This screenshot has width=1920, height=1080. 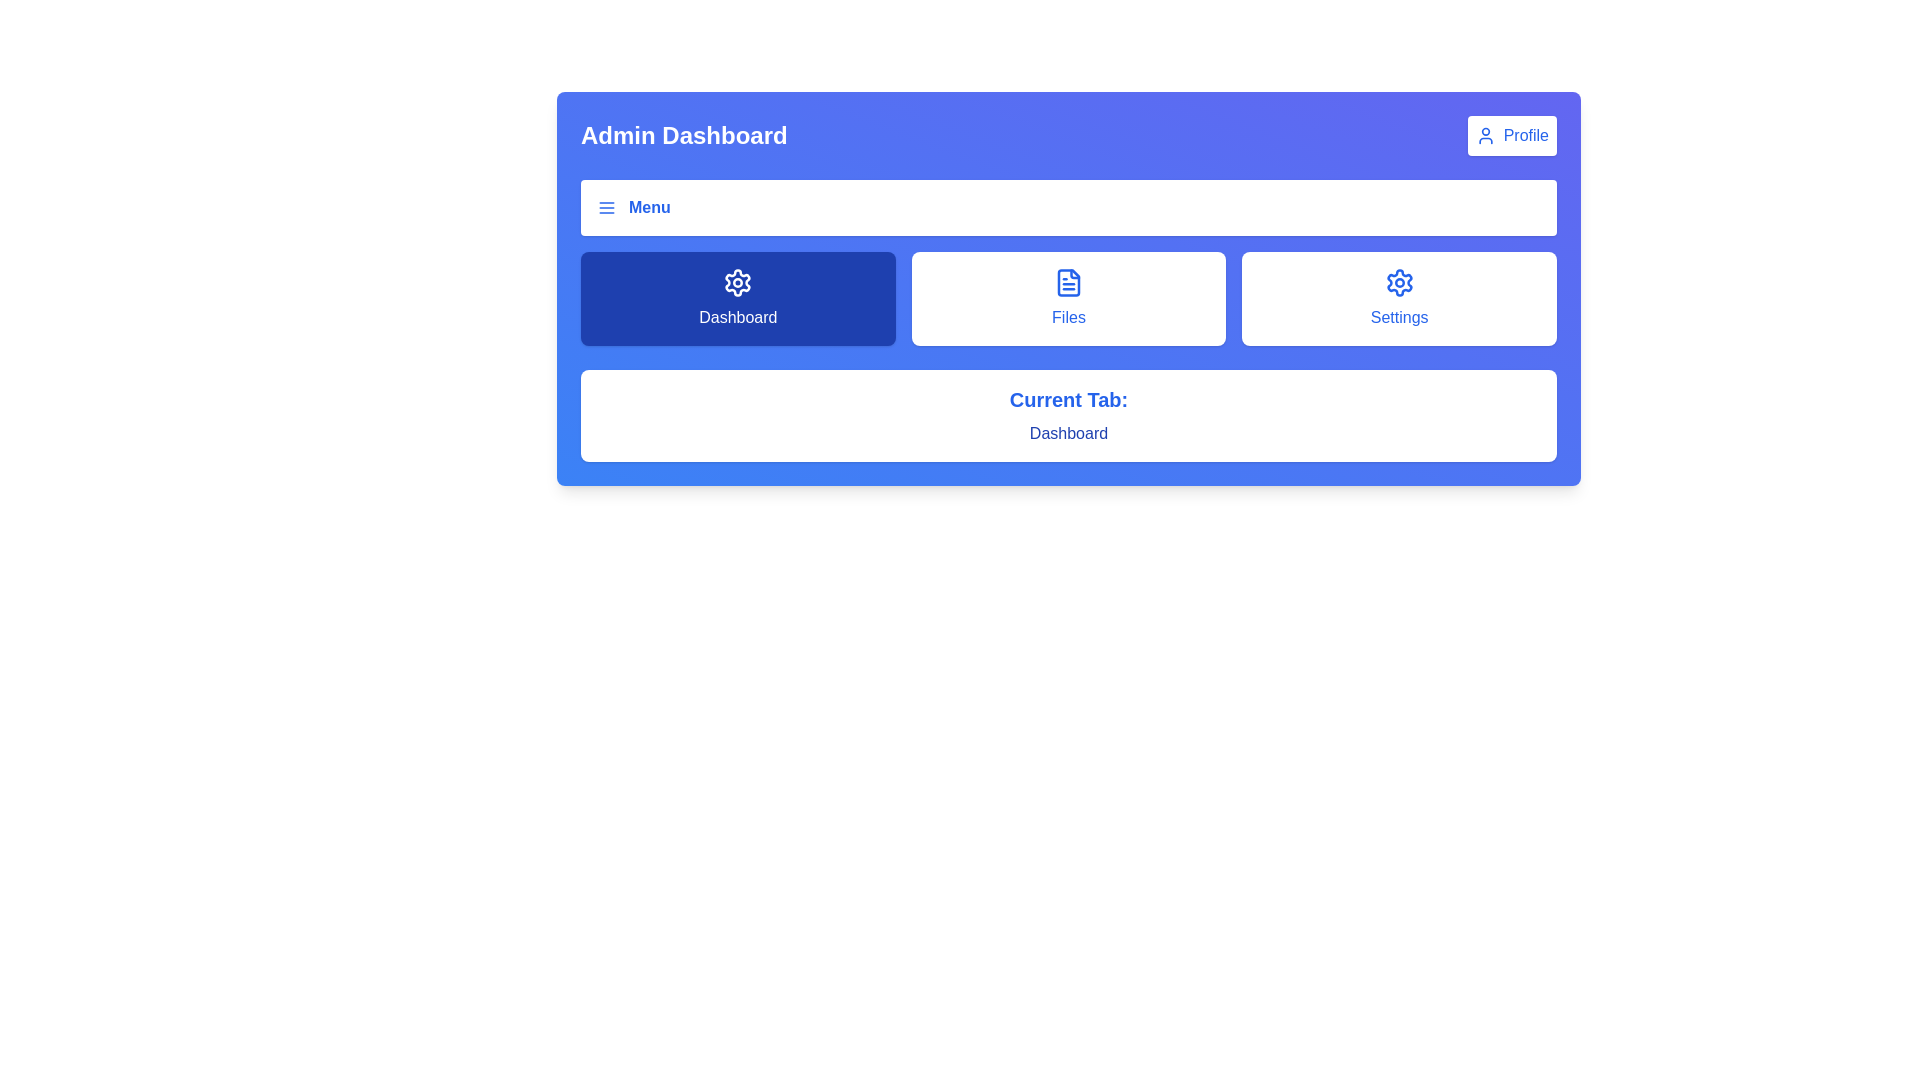 I want to click on the rectangular file document icon with a light blue outline located in the 'Files' section of the navigation bar, positioned between 'Dashboard' and 'Settings', so click(x=1068, y=282).